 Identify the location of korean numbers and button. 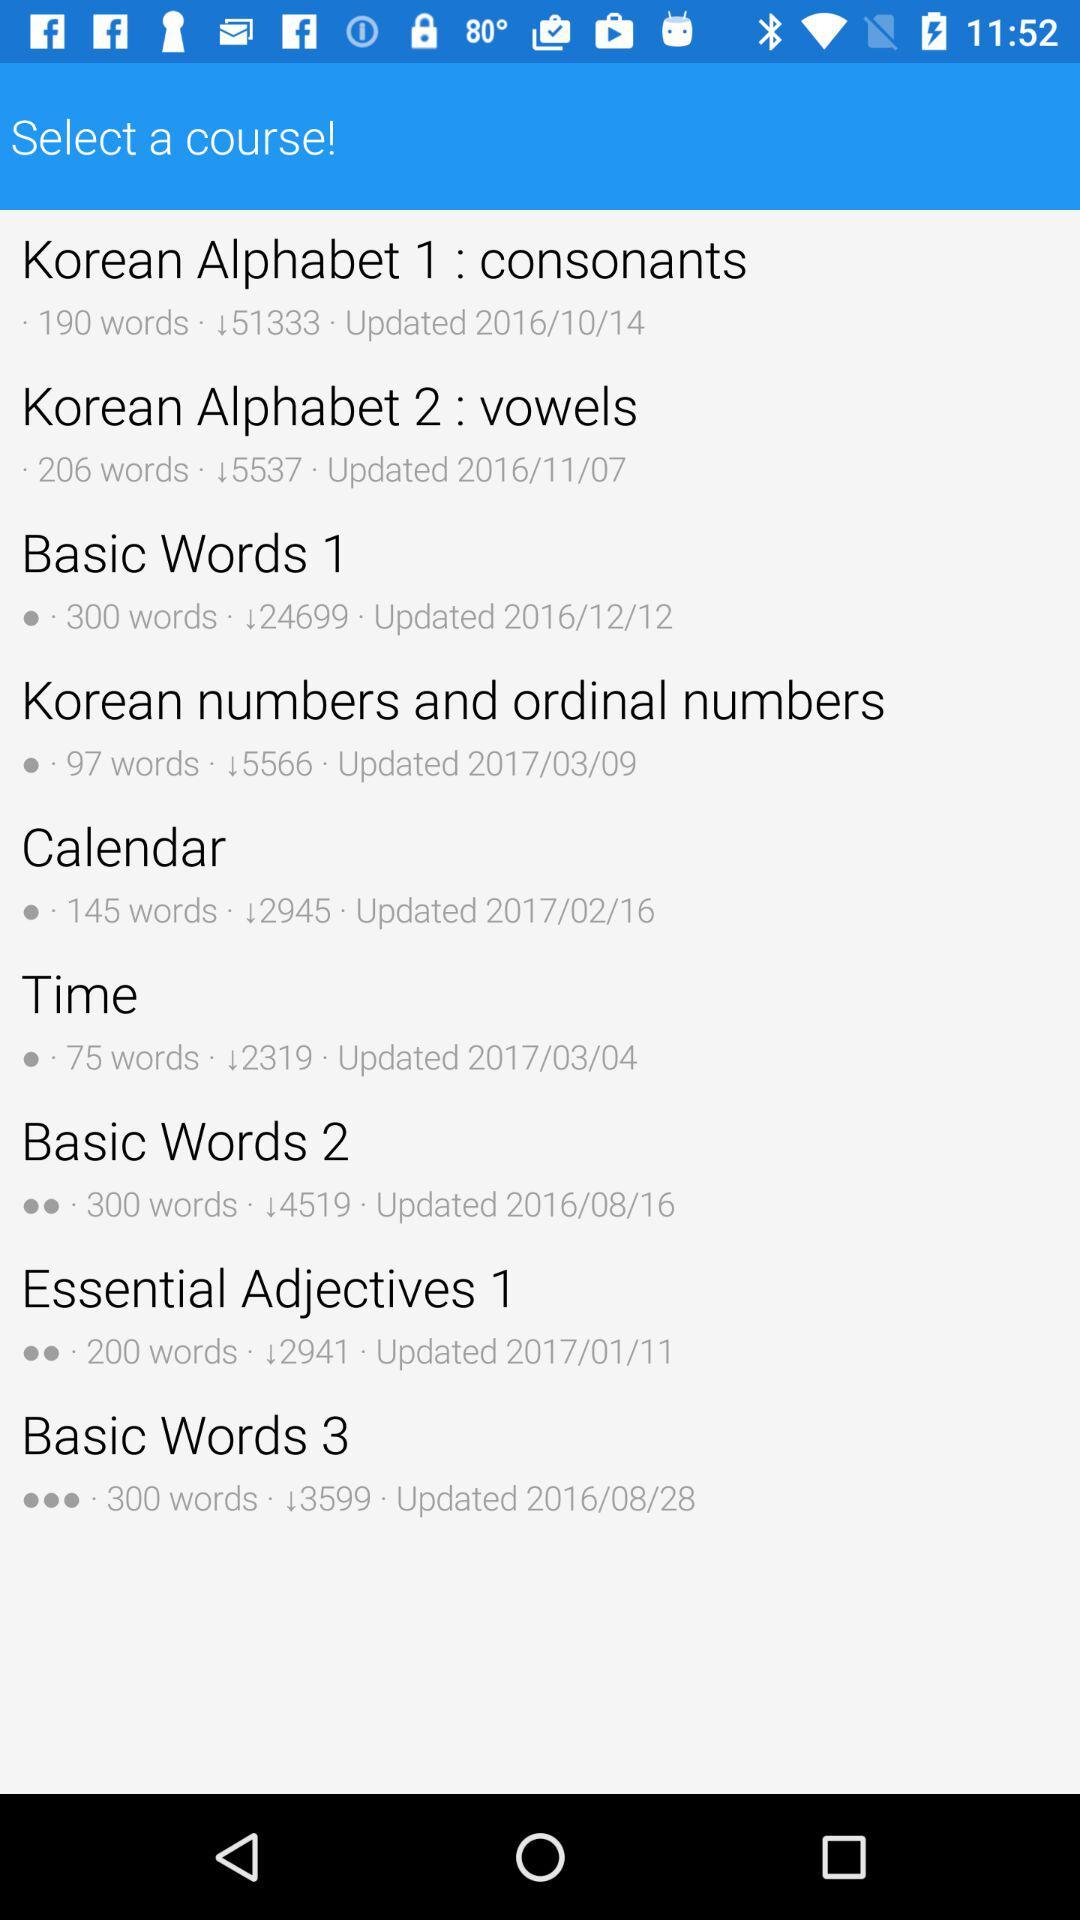
(540, 723).